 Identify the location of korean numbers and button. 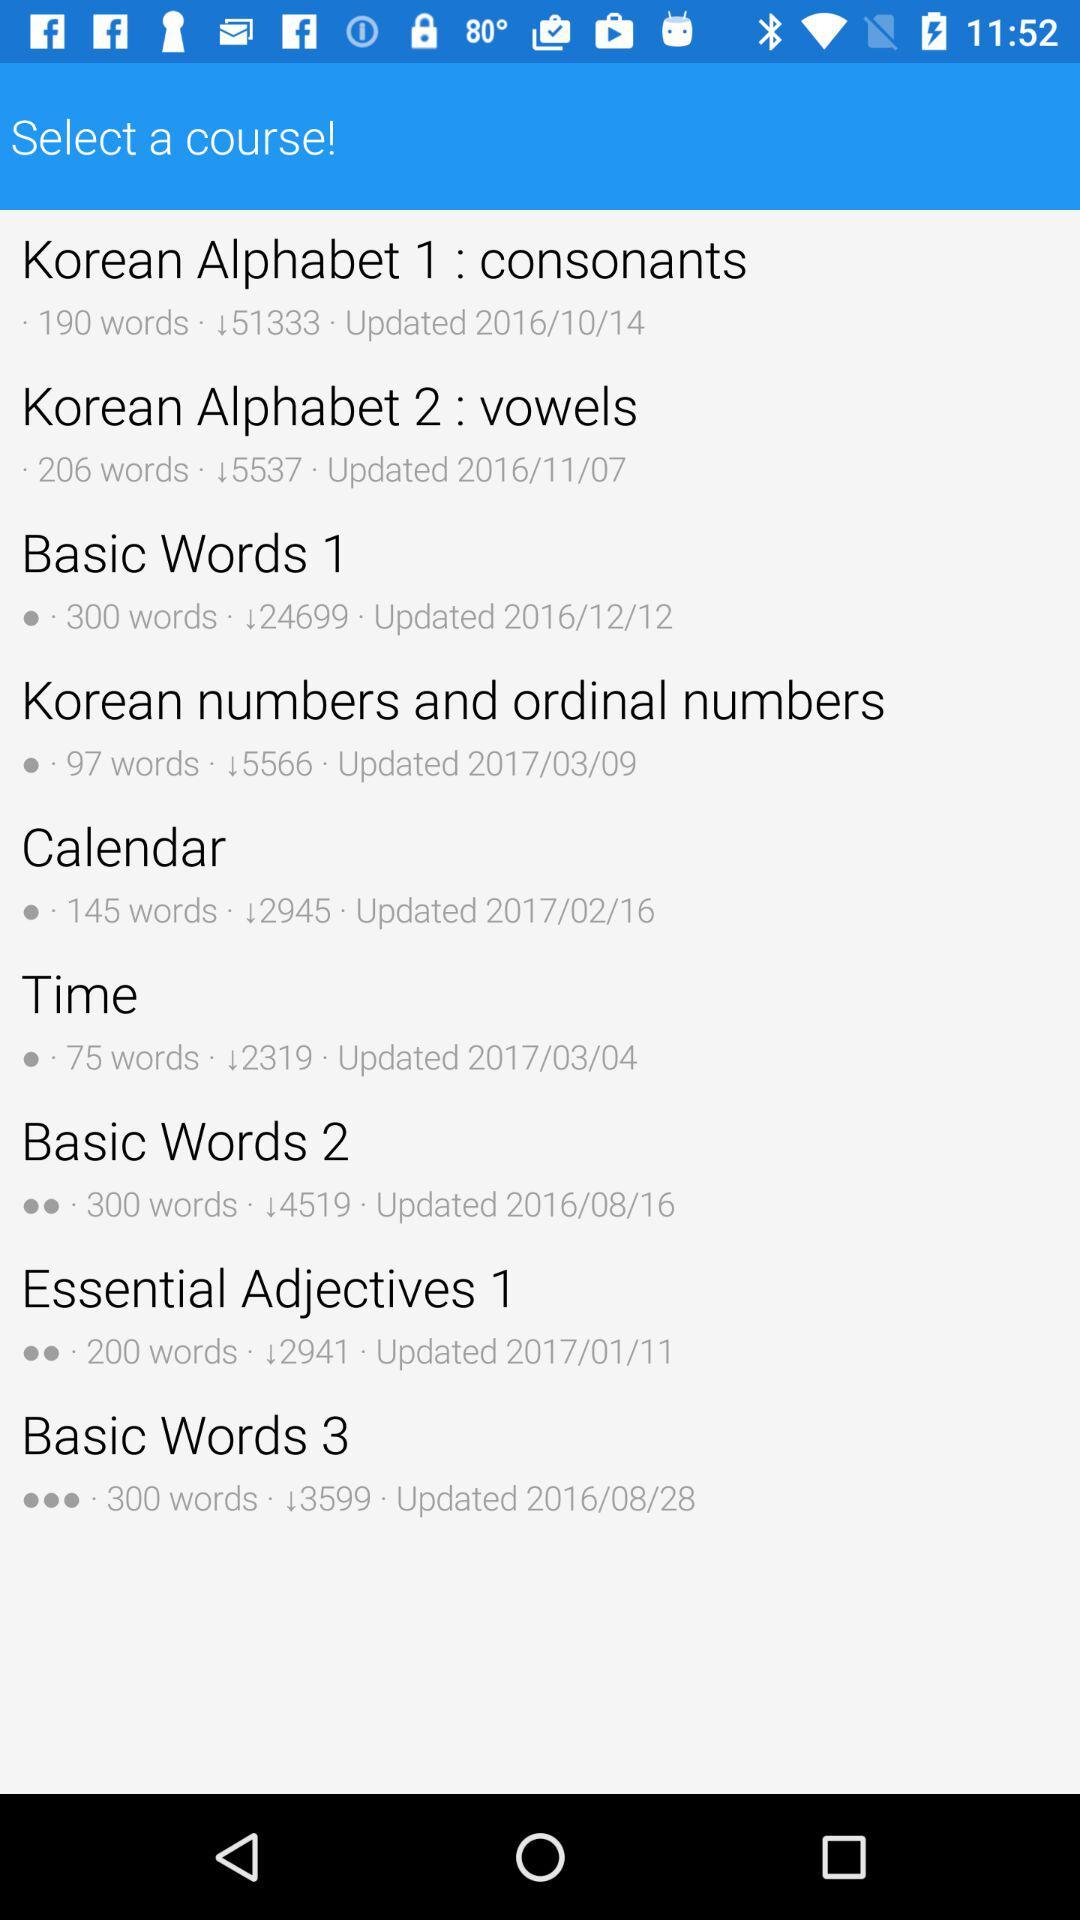
(540, 723).